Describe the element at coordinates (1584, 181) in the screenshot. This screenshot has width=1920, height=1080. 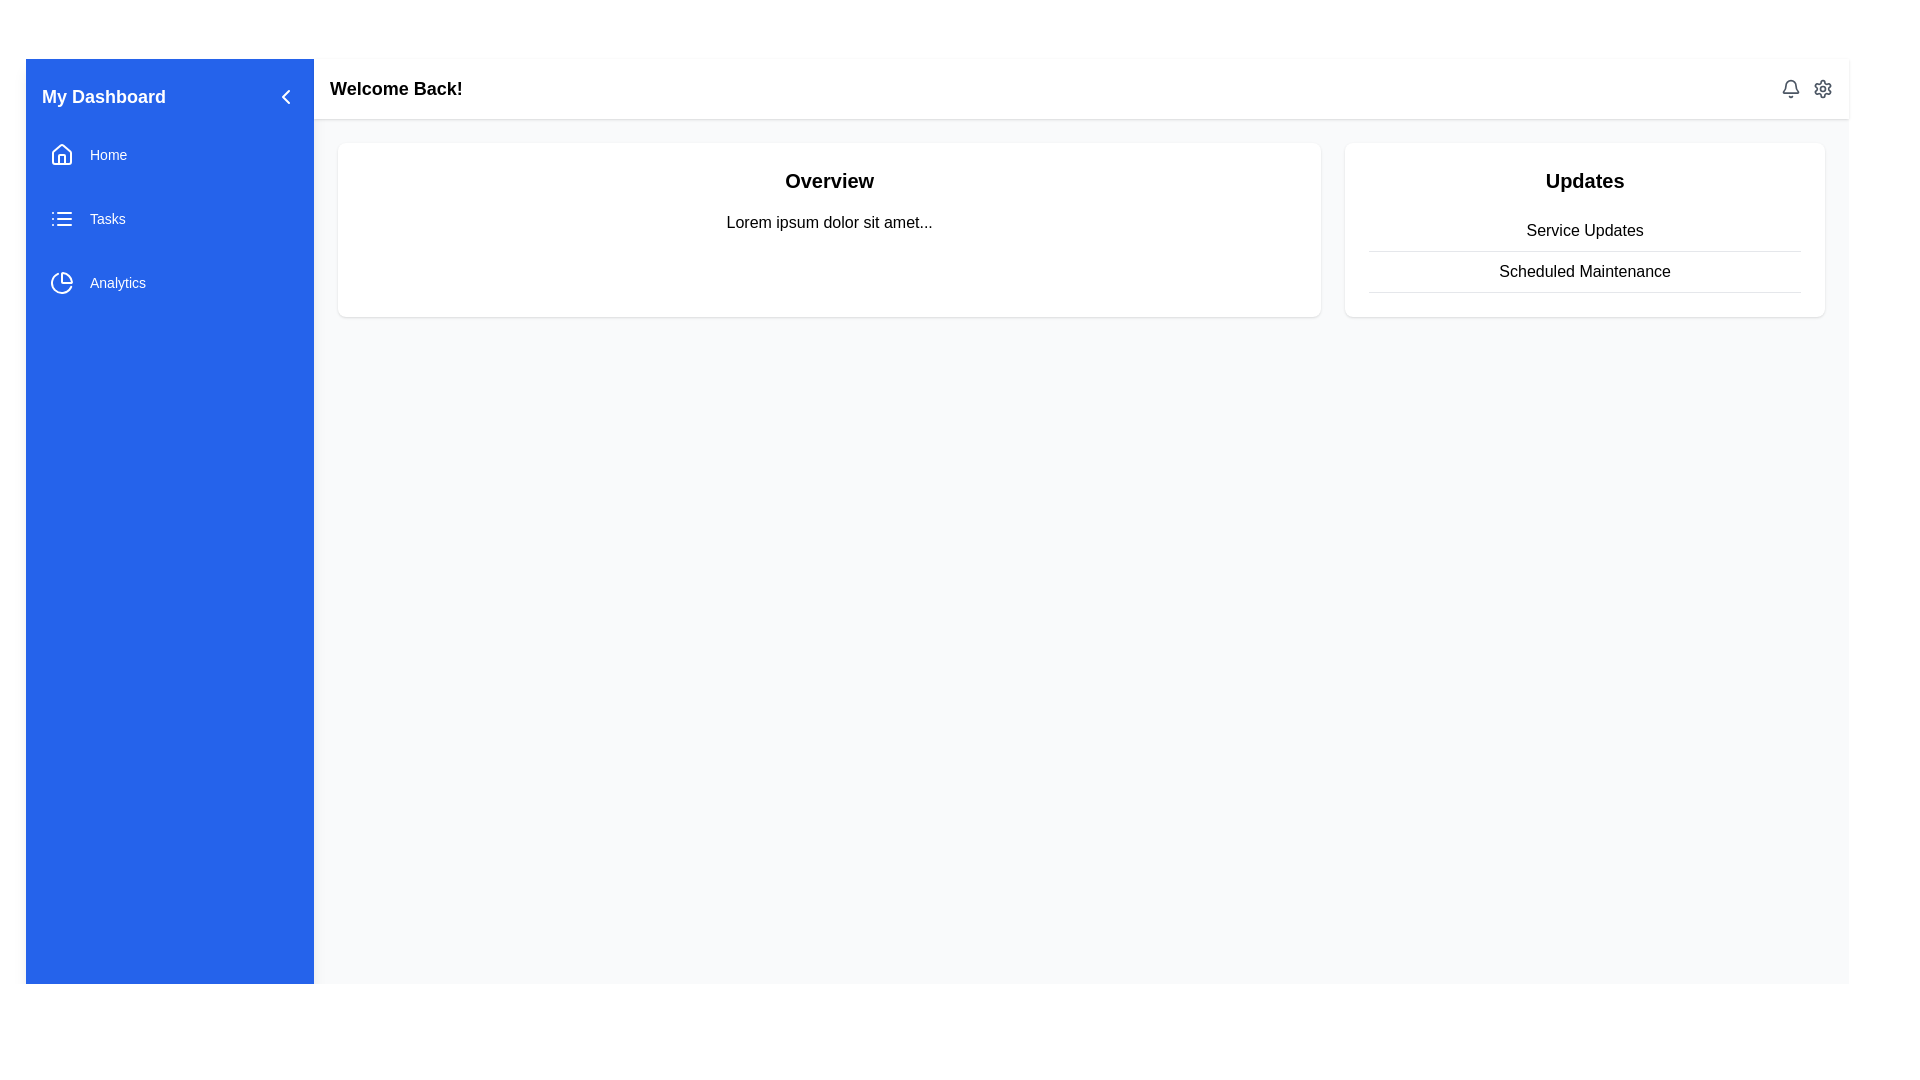
I see `the bolded text header displaying 'Updates' located at the top-right corner of the white rounded box` at that location.